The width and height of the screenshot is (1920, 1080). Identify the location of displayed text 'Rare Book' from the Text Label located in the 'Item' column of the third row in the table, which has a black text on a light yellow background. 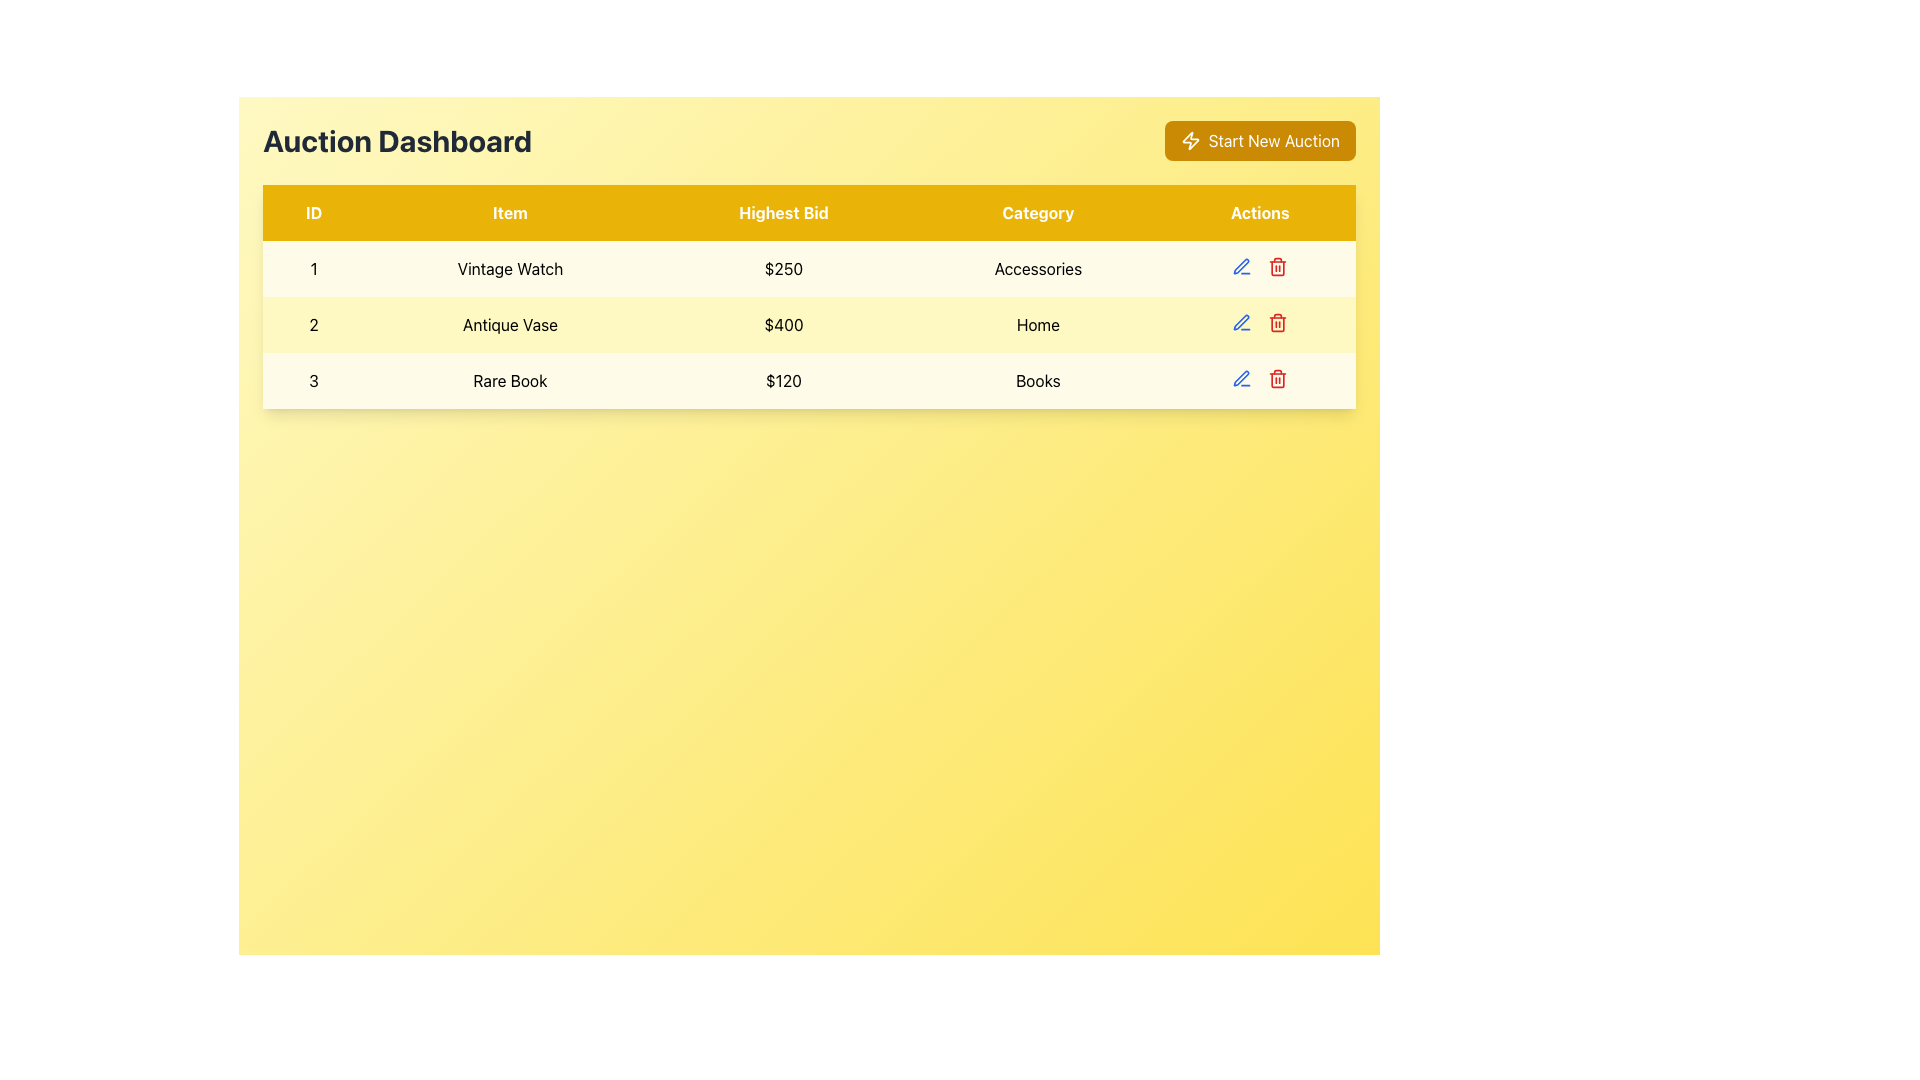
(510, 381).